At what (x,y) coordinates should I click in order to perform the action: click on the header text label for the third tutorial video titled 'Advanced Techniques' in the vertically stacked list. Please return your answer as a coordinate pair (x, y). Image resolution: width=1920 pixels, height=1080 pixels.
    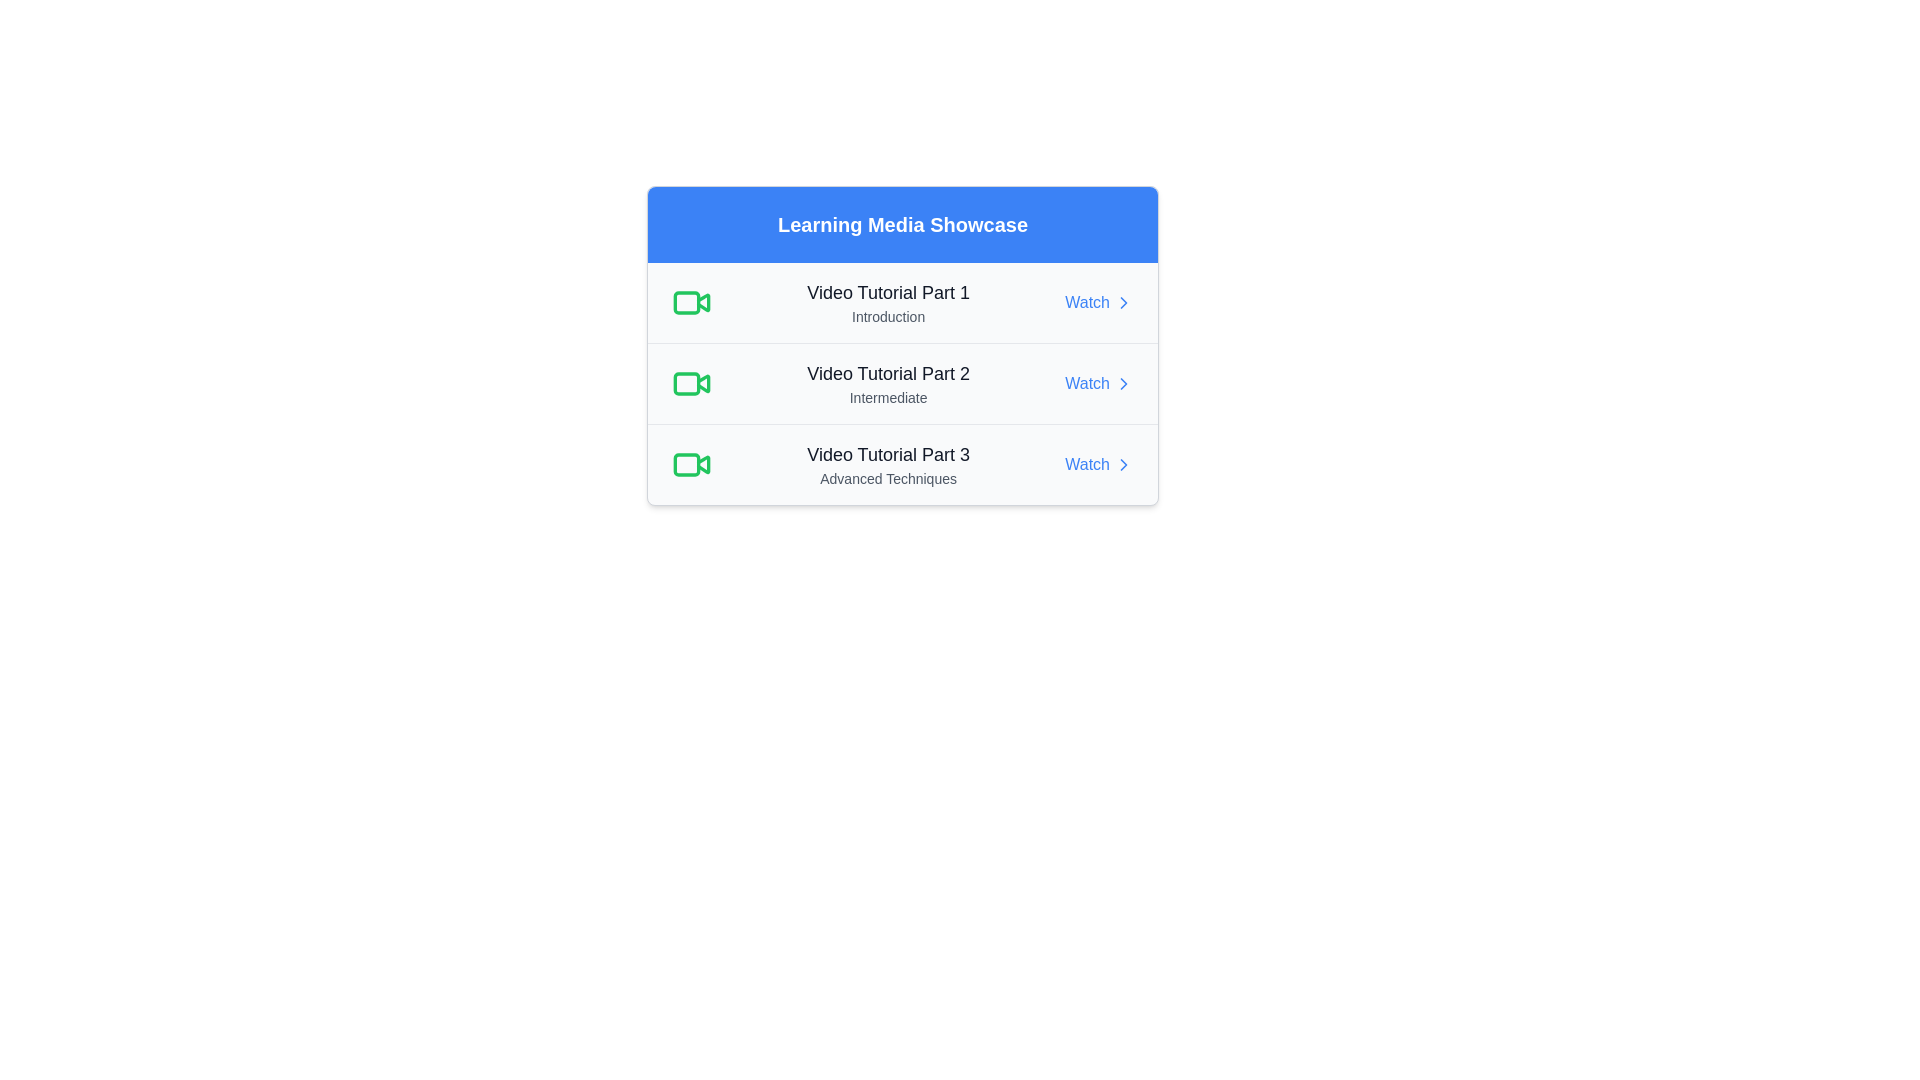
    Looking at the image, I should click on (887, 455).